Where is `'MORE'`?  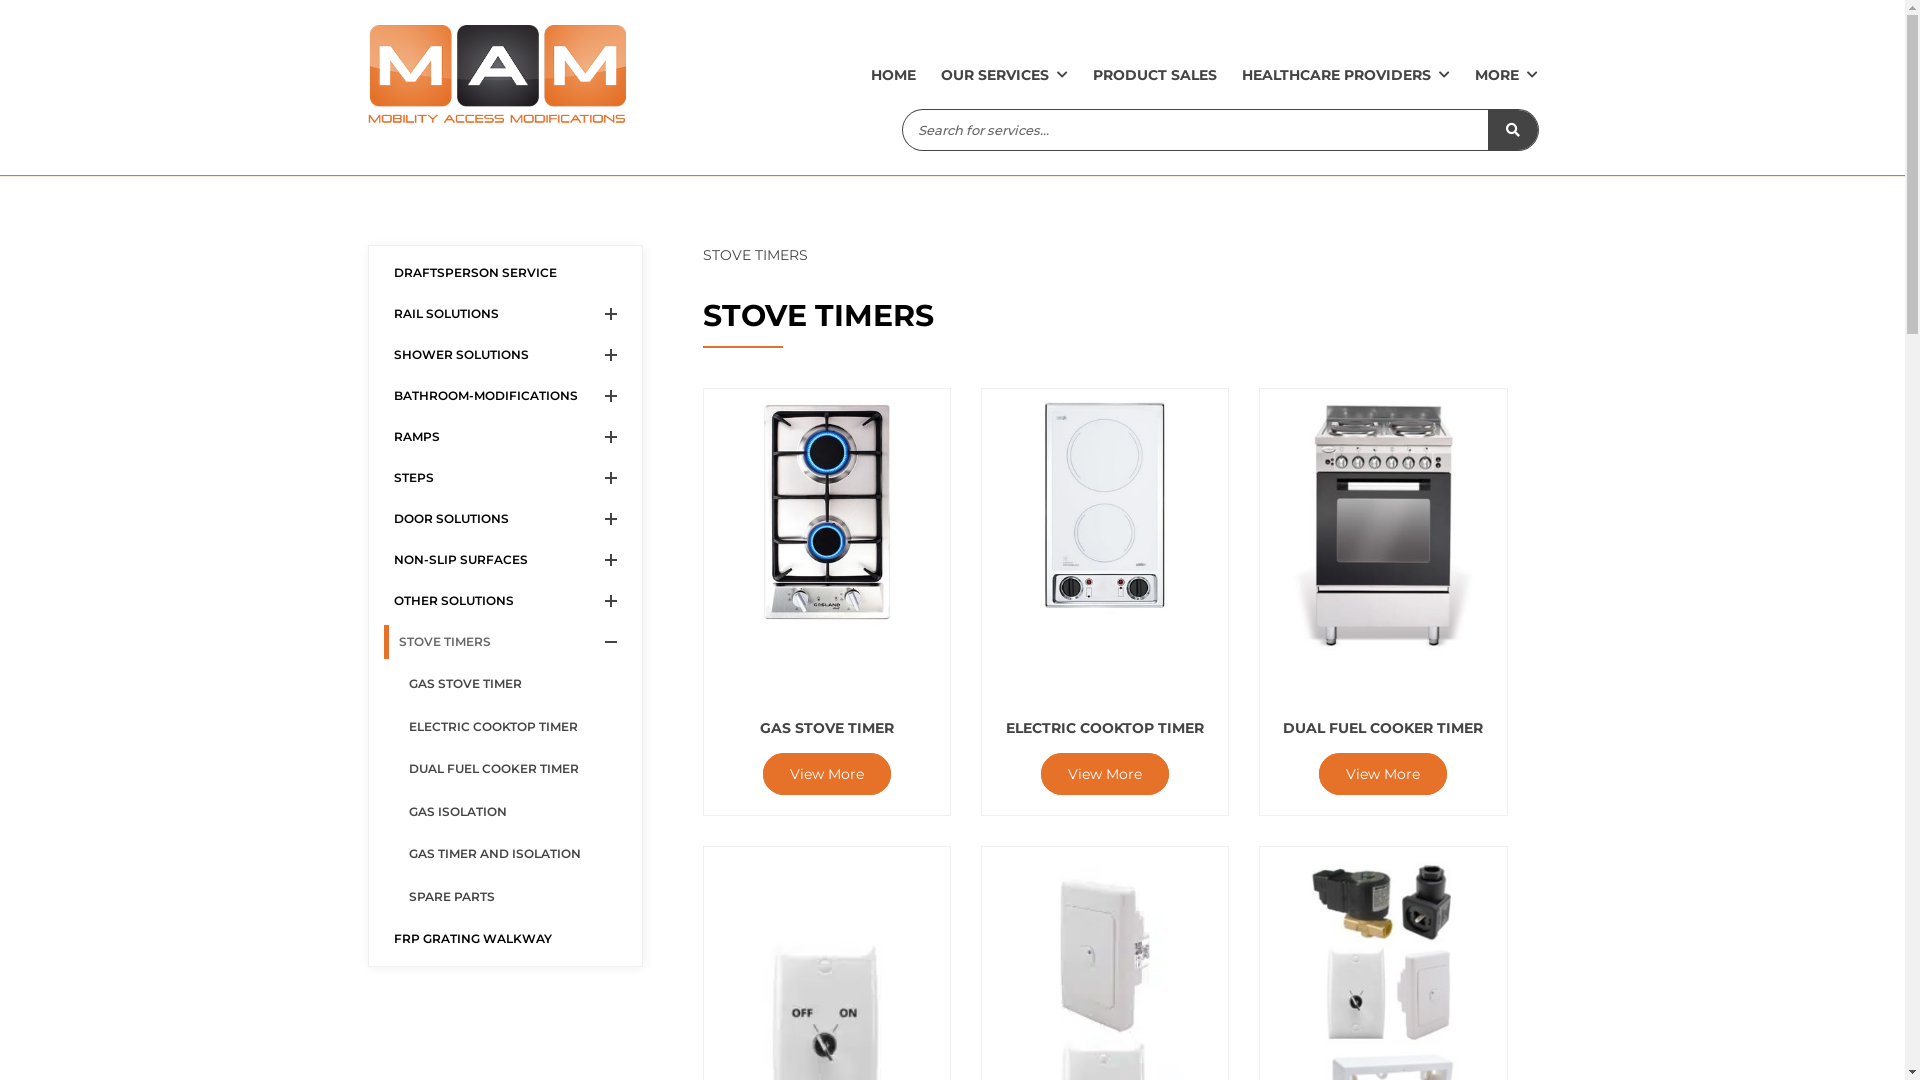 'MORE' is located at coordinates (1473, 73).